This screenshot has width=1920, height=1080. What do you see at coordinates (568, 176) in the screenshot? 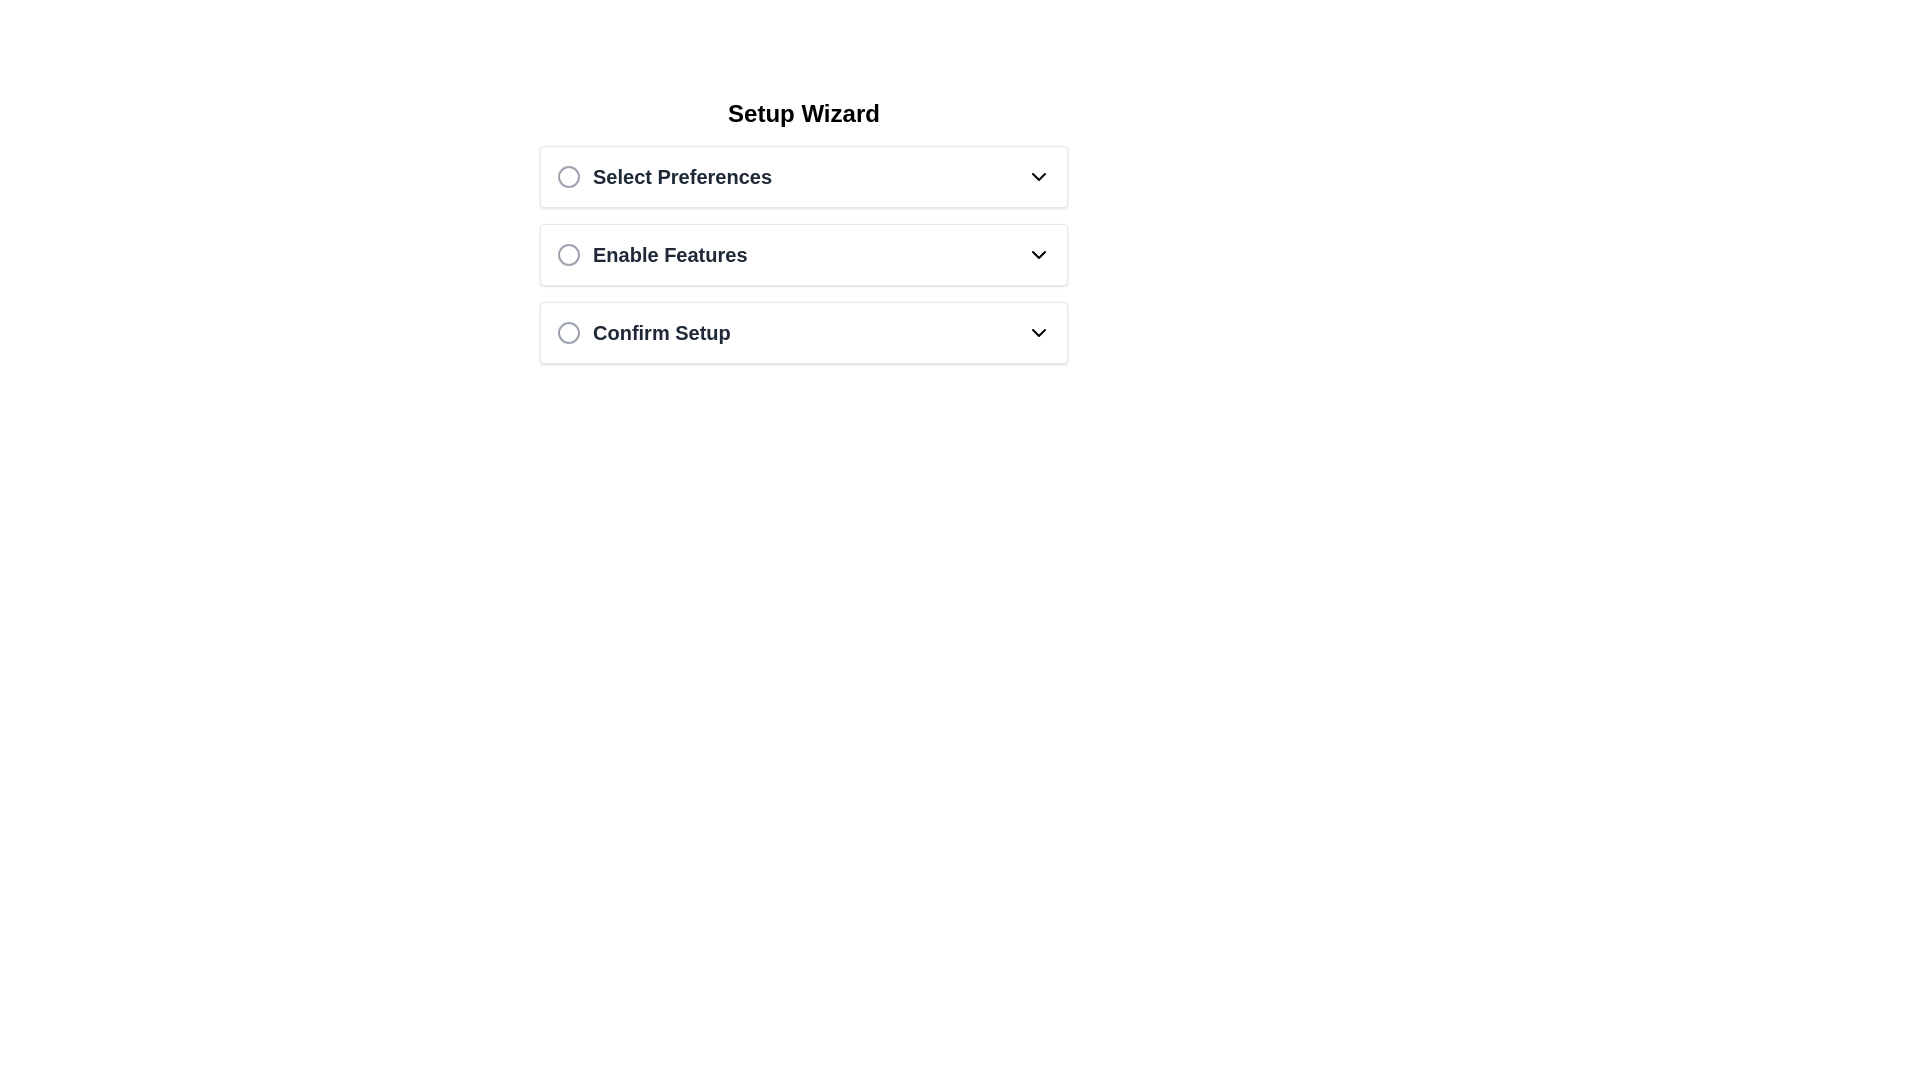
I see `the Circle icon located to the left of the 'Select Preferences' text label` at bounding box center [568, 176].